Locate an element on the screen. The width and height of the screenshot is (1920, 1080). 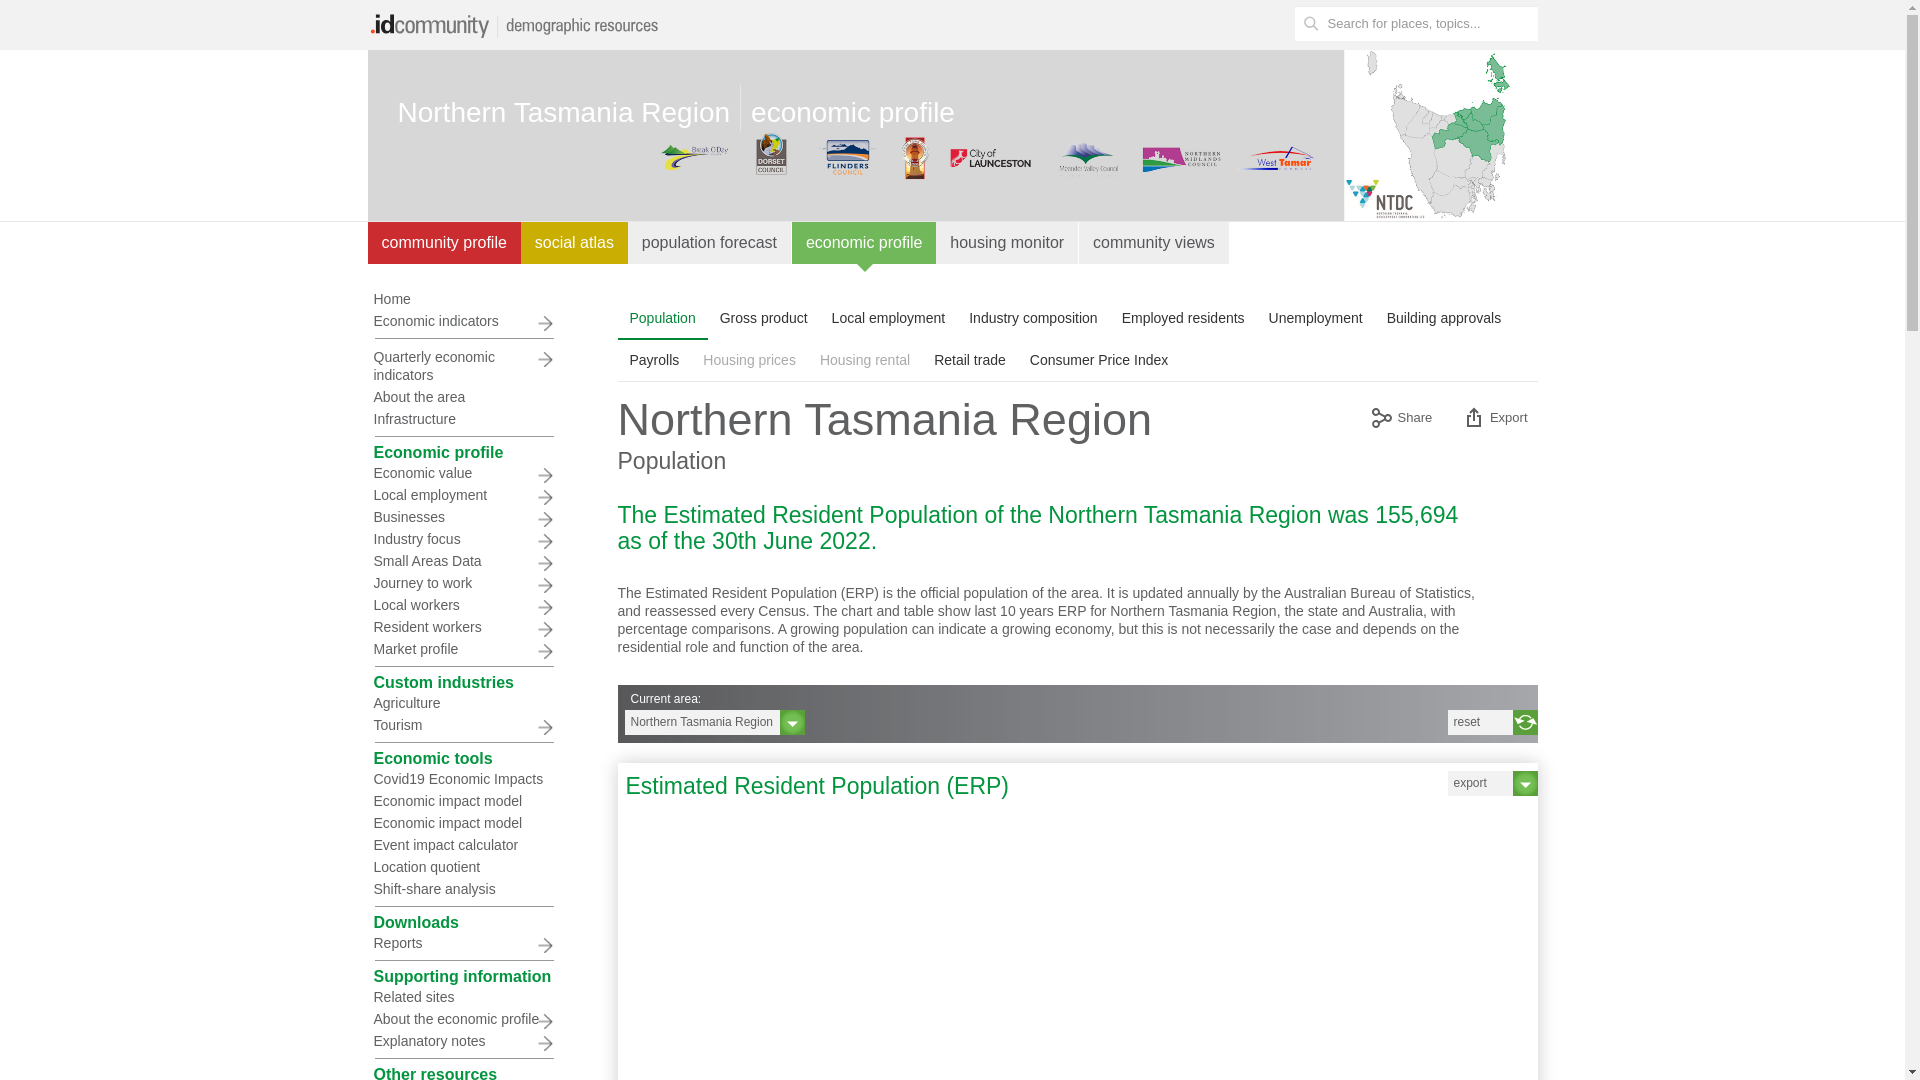
'Local workers is located at coordinates (461, 604).